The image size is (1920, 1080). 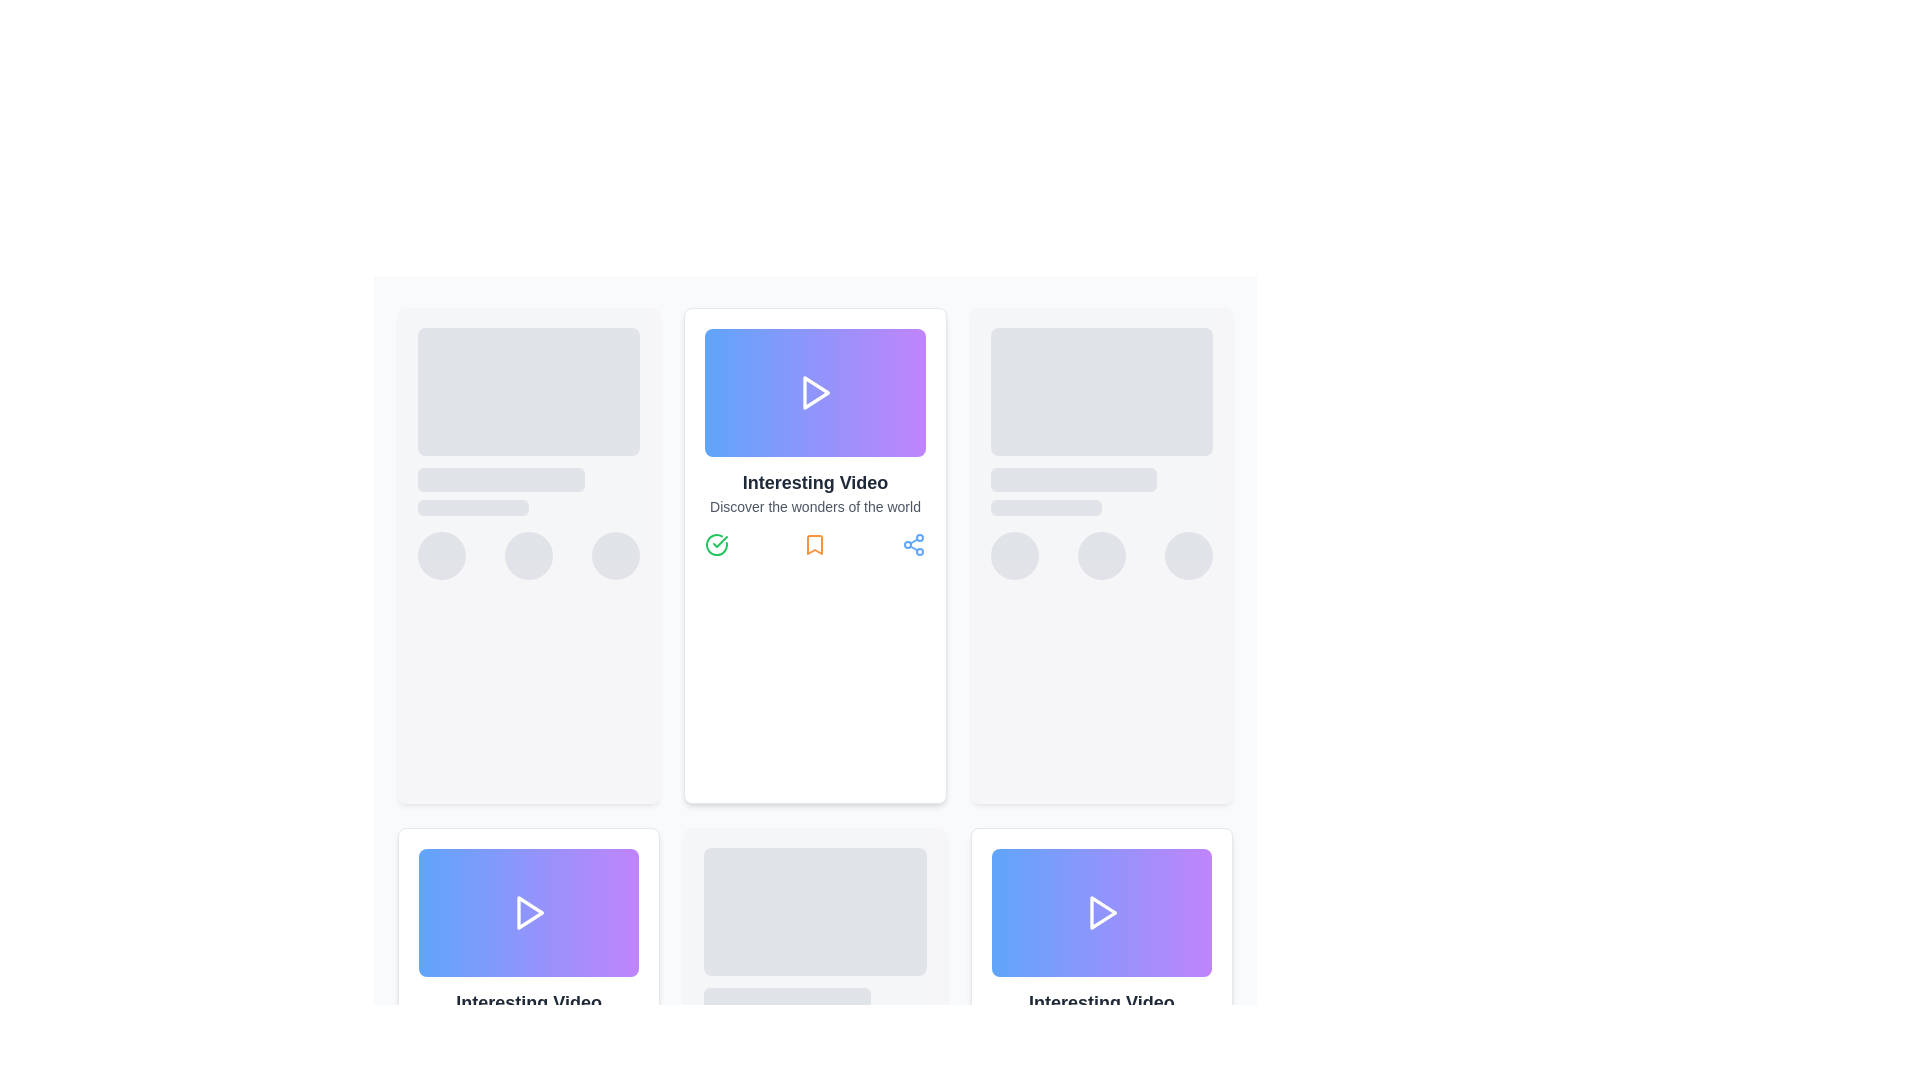 I want to click on the triangular-shaped play icon located within the gradient background of the 'Interesting Video' card to trigger the tooltip or interaction, so click(x=815, y=393).